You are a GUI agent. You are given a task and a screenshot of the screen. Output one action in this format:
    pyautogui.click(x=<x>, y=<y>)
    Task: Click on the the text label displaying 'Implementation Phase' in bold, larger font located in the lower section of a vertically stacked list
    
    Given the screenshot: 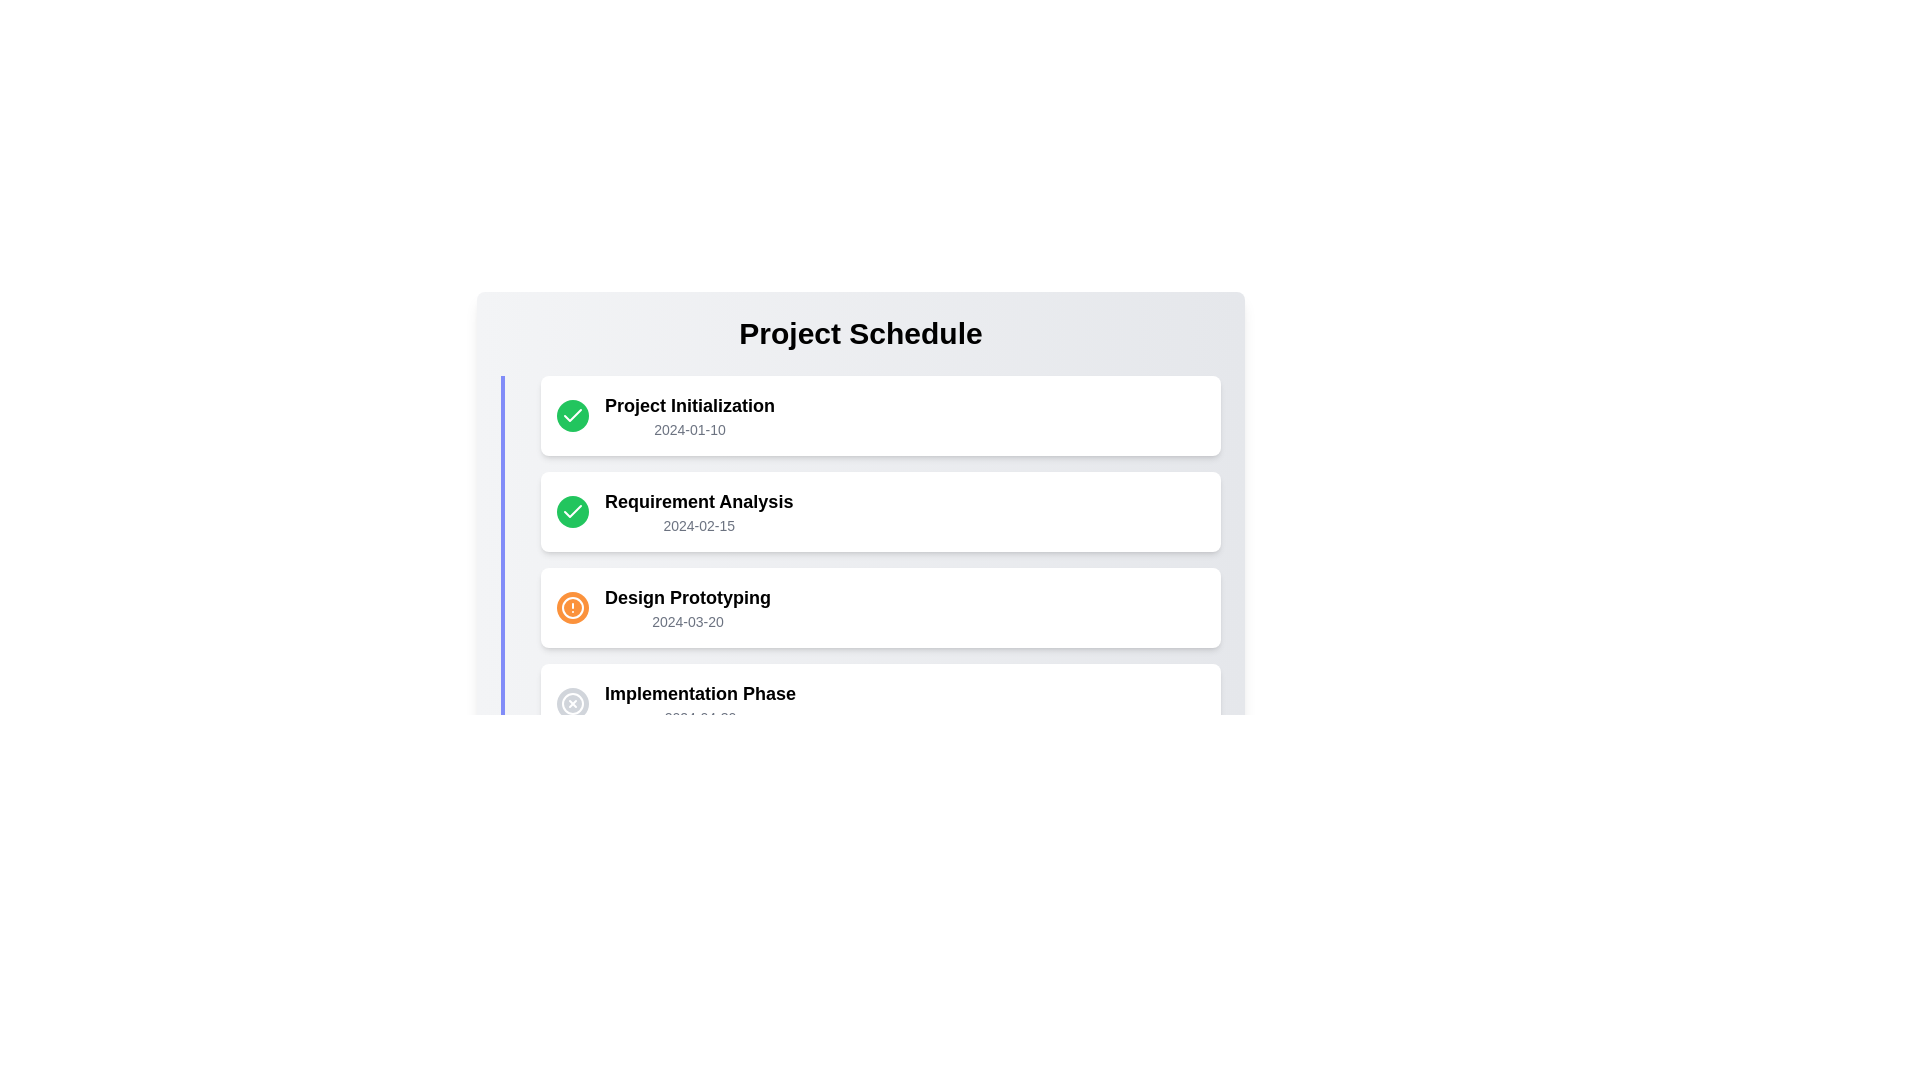 What is the action you would take?
    pyautogui.click(x=700, y=693)
    